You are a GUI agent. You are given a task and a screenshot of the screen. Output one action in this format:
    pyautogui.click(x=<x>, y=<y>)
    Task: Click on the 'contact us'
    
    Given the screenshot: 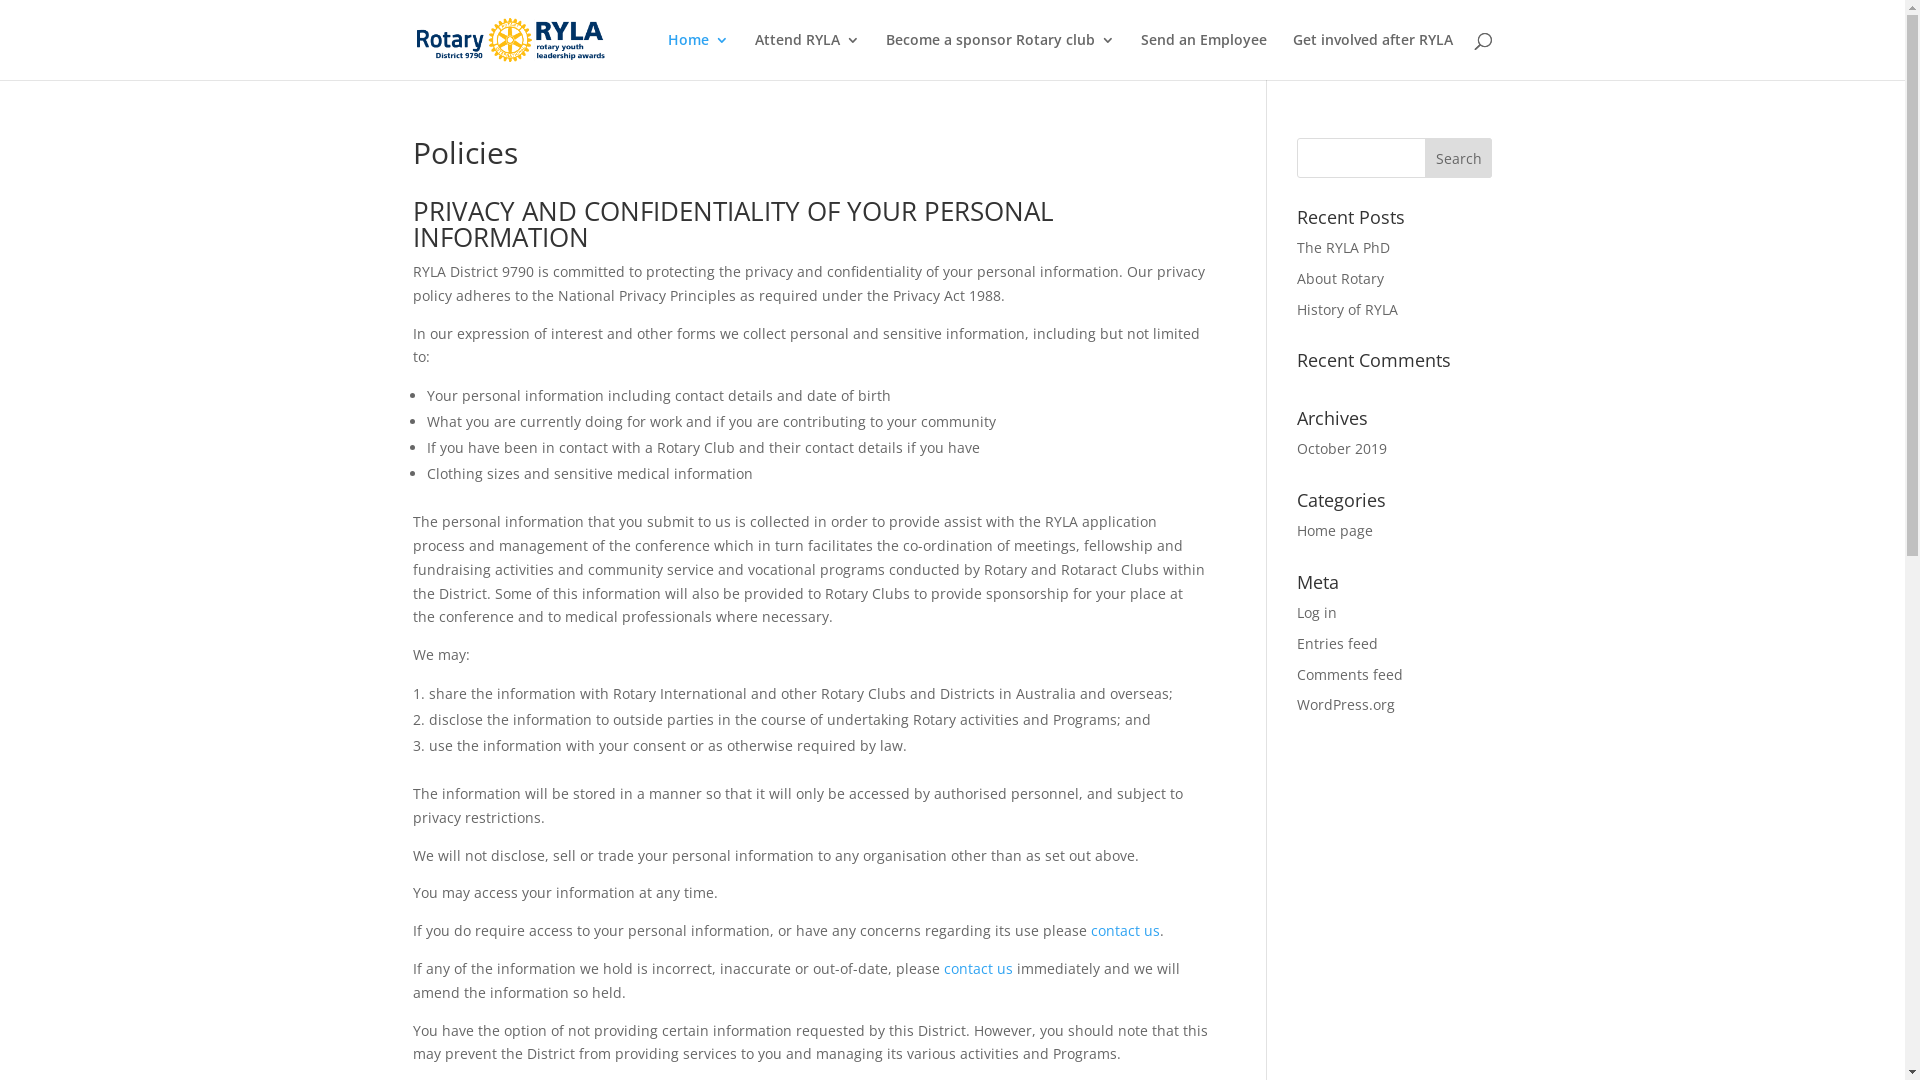 What is the action you would take?
    pyautogui.click(x=1088, y=930)
    